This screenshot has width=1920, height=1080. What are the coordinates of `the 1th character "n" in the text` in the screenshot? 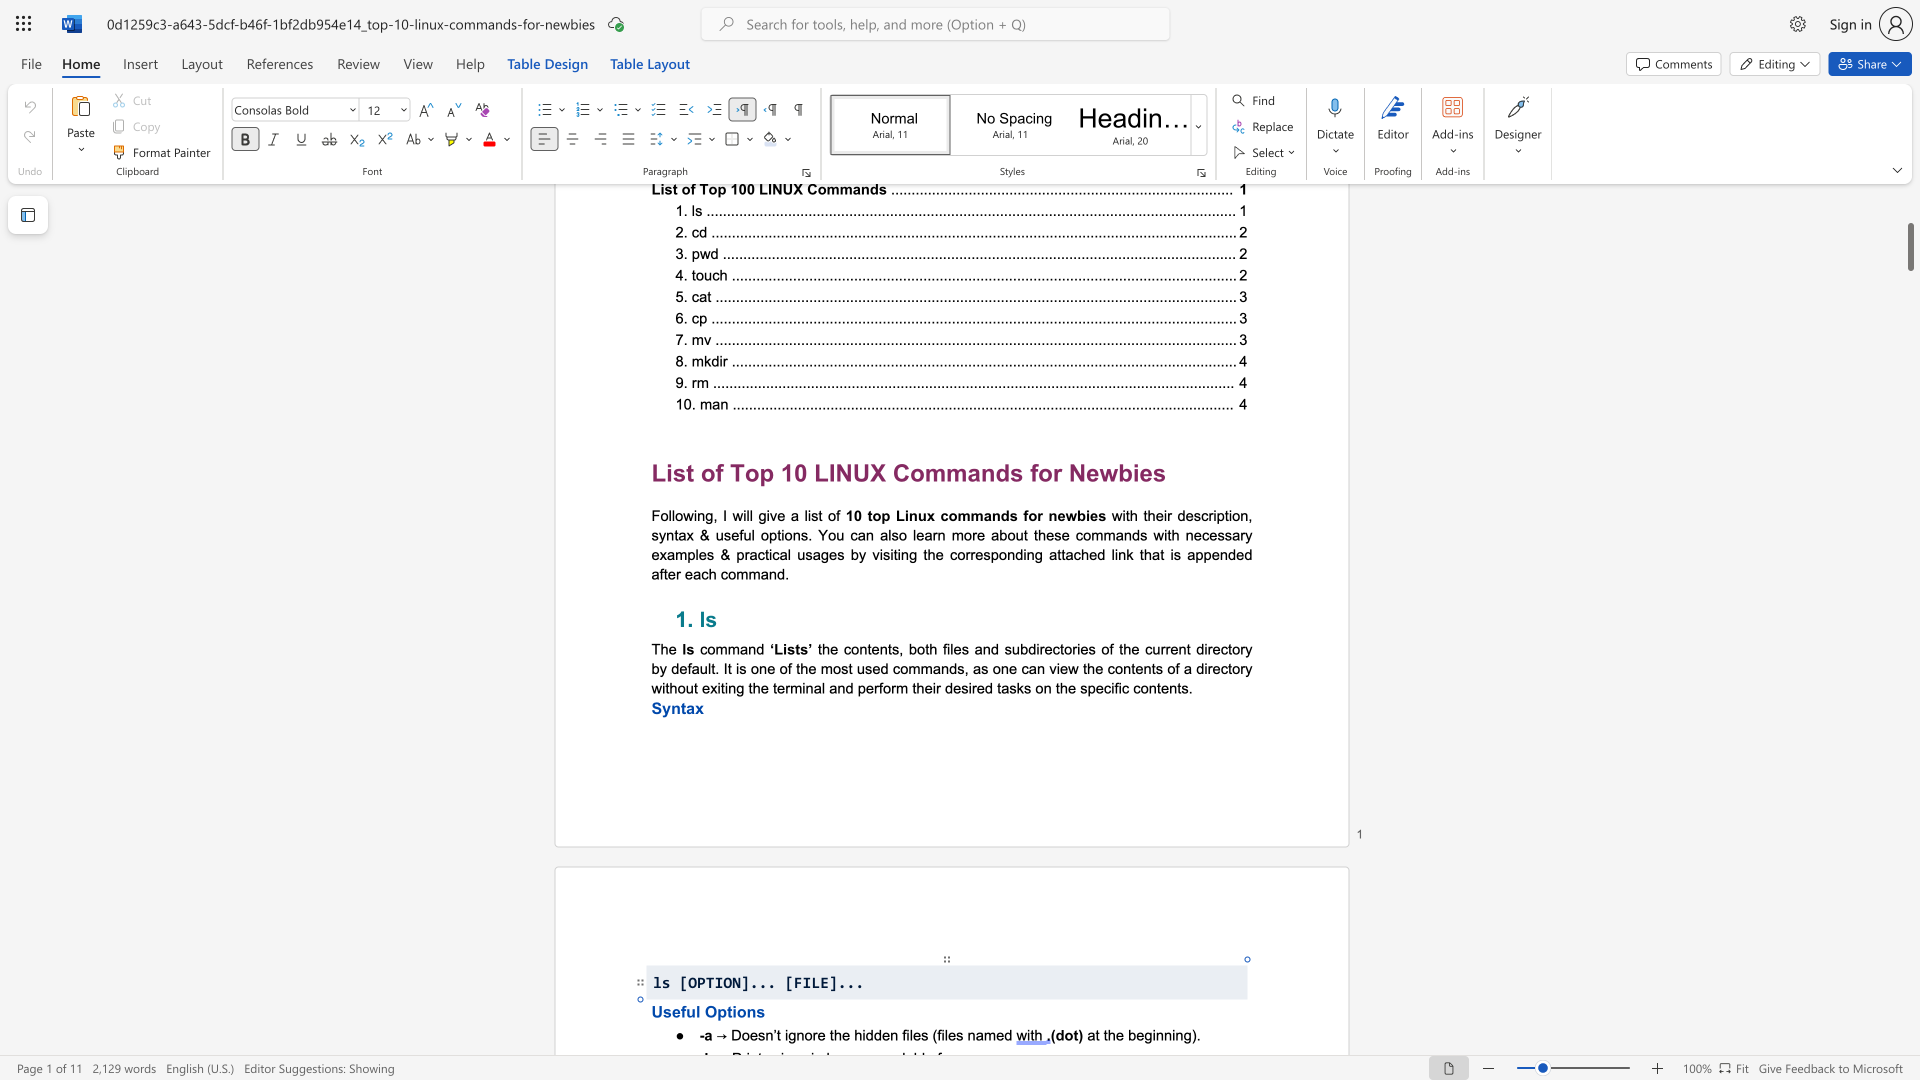 It's located at (800, 1034).